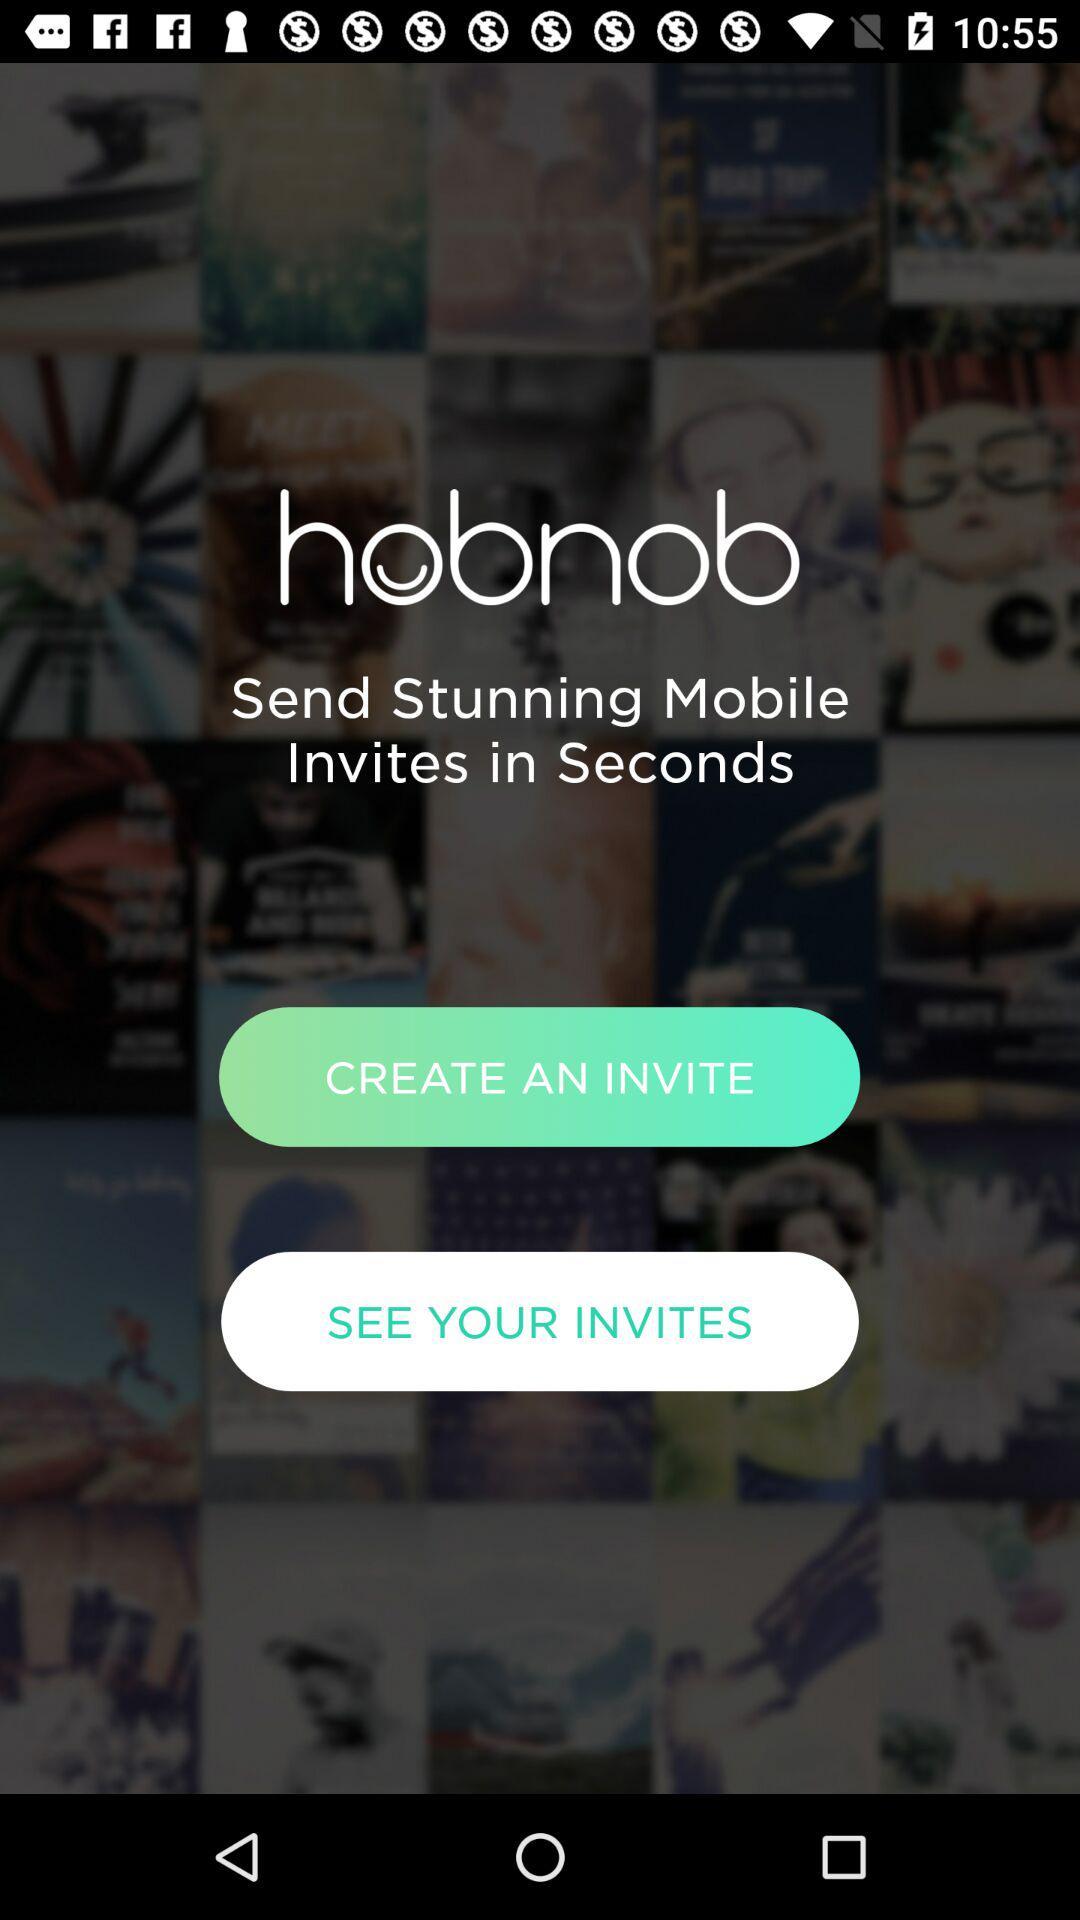 The height and width of the screenshot is (1920, 1080). What do you see at coordinates (540, 1321) in the screenshot?
I see `the icon below create an invite icon` at bounding box center [540, 1321].